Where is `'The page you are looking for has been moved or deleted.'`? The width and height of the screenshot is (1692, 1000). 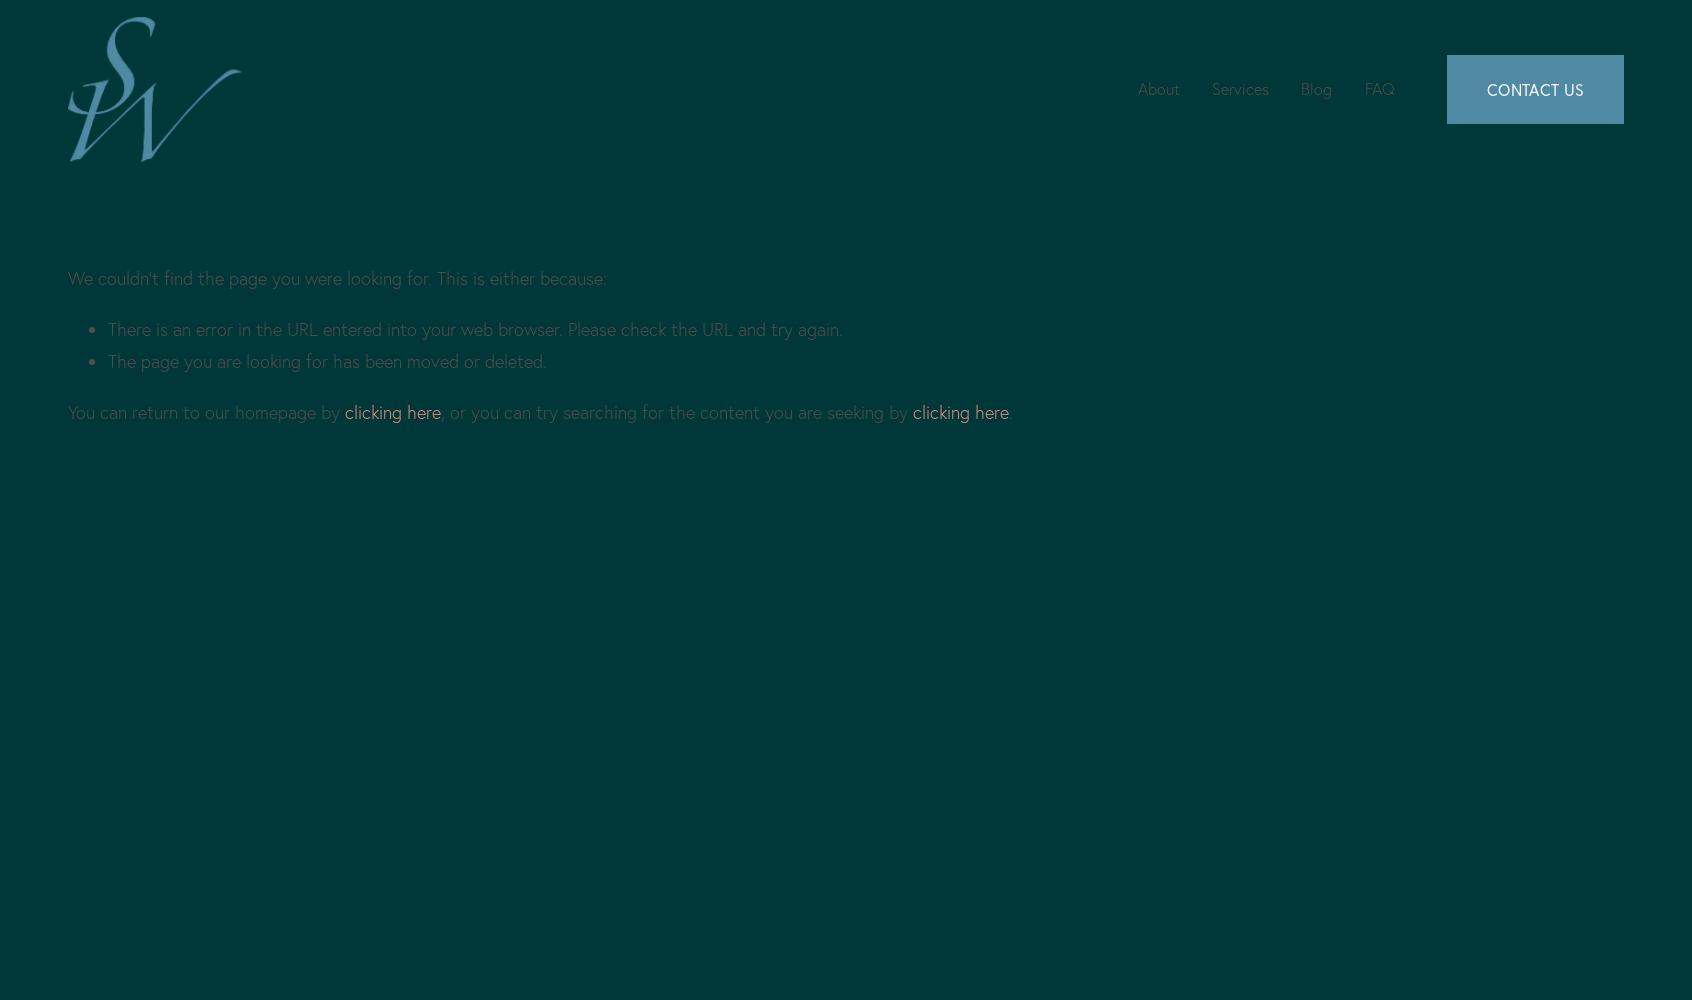 'The page you are looking for has been moved or deleted.' is located at coordinates (325, 360).